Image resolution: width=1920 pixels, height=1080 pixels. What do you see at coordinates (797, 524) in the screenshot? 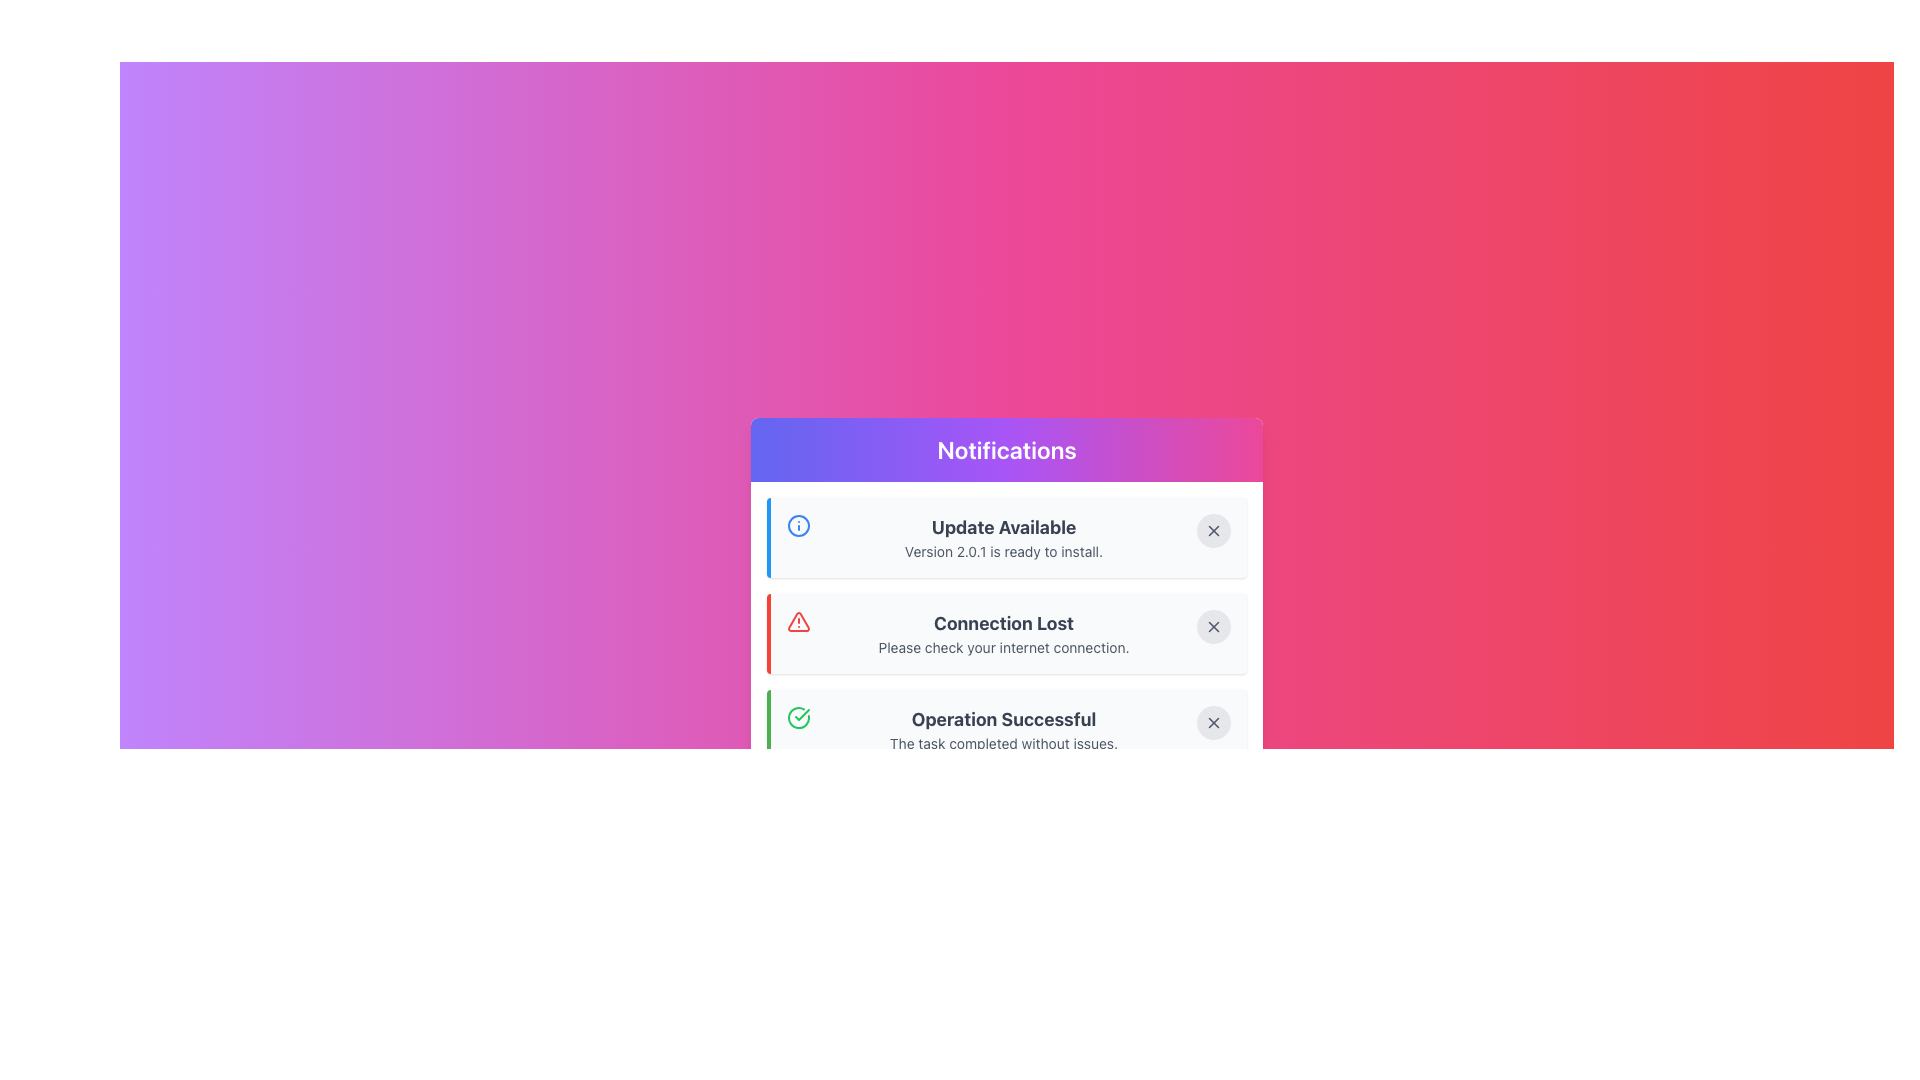
I see `the presence of the information icon located at the top-left of the notification card titled 'Update Available'` at bounding box center [797, 524].